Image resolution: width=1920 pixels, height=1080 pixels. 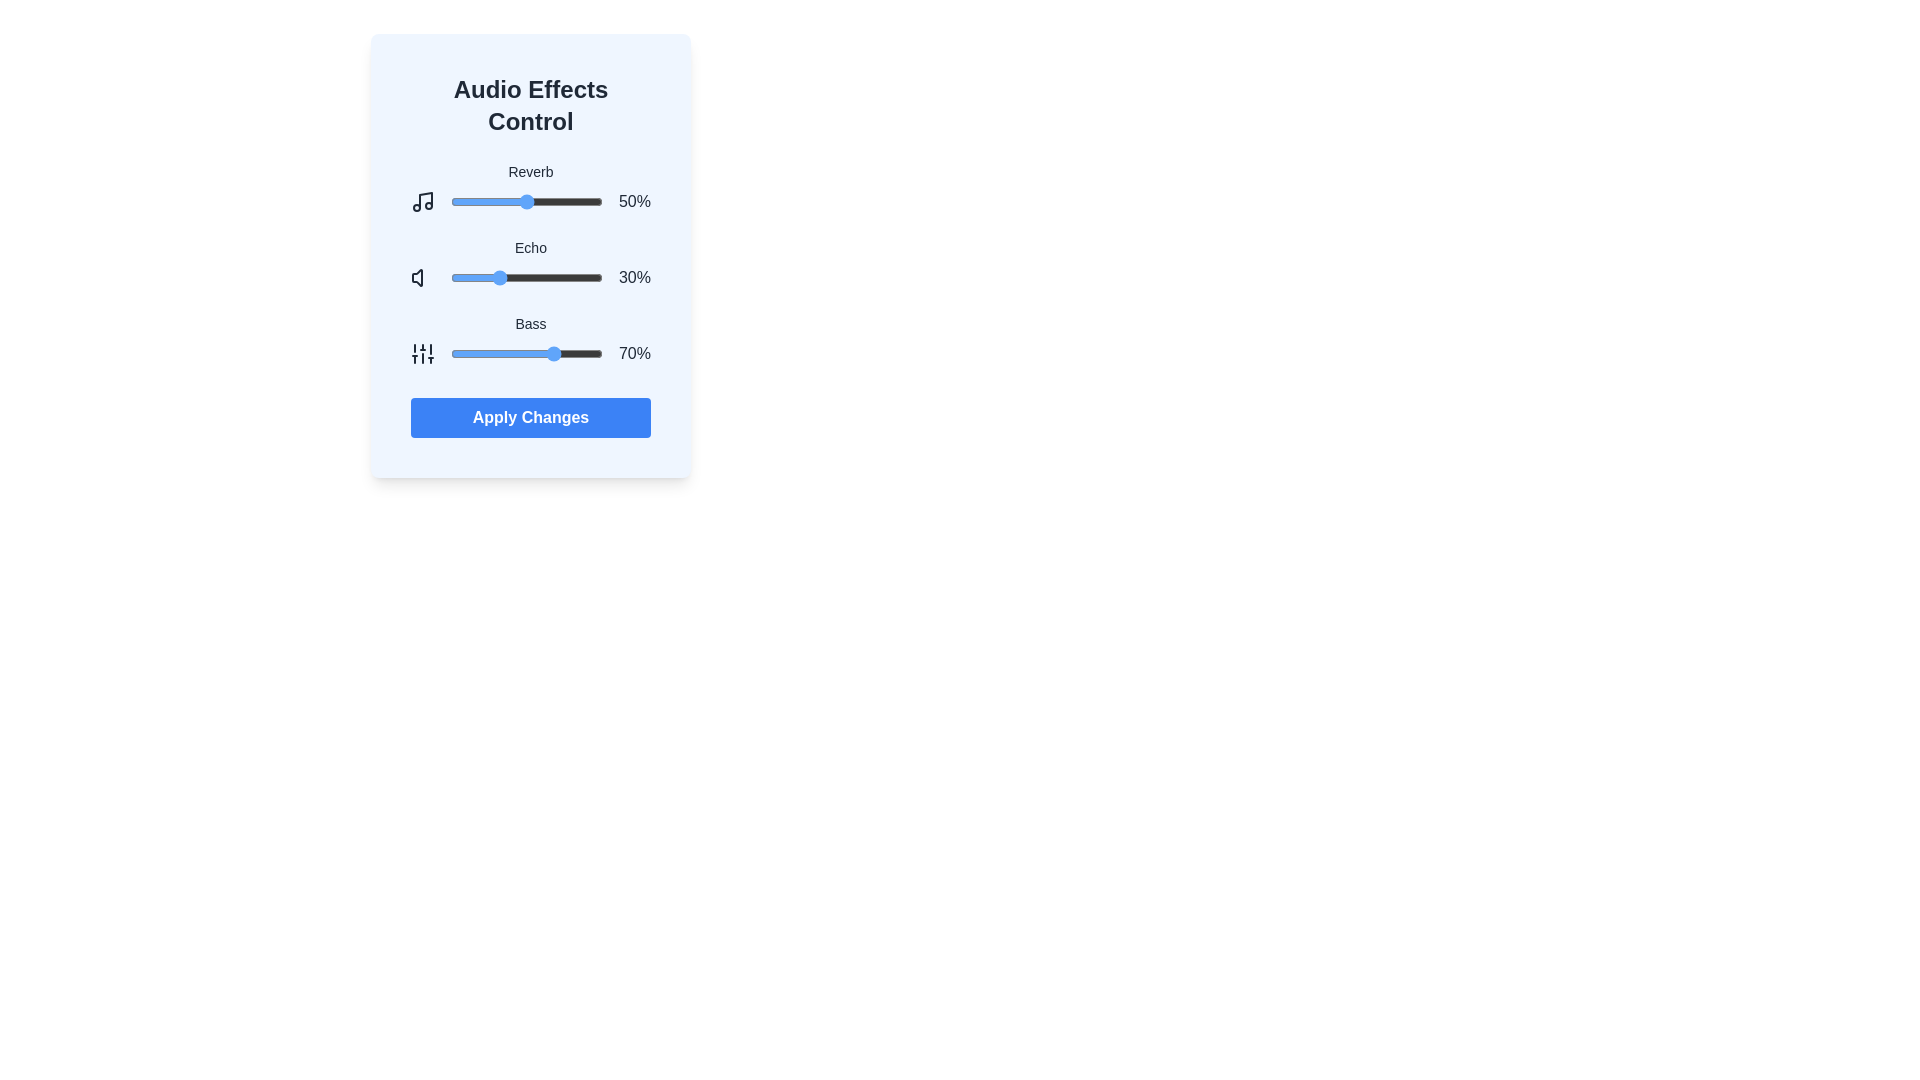 I want to click on the vertical sliders icon, which is the leftmost element of the 'Bass' control row in the Audio Effects Control panel, so click(x=421, y=353).